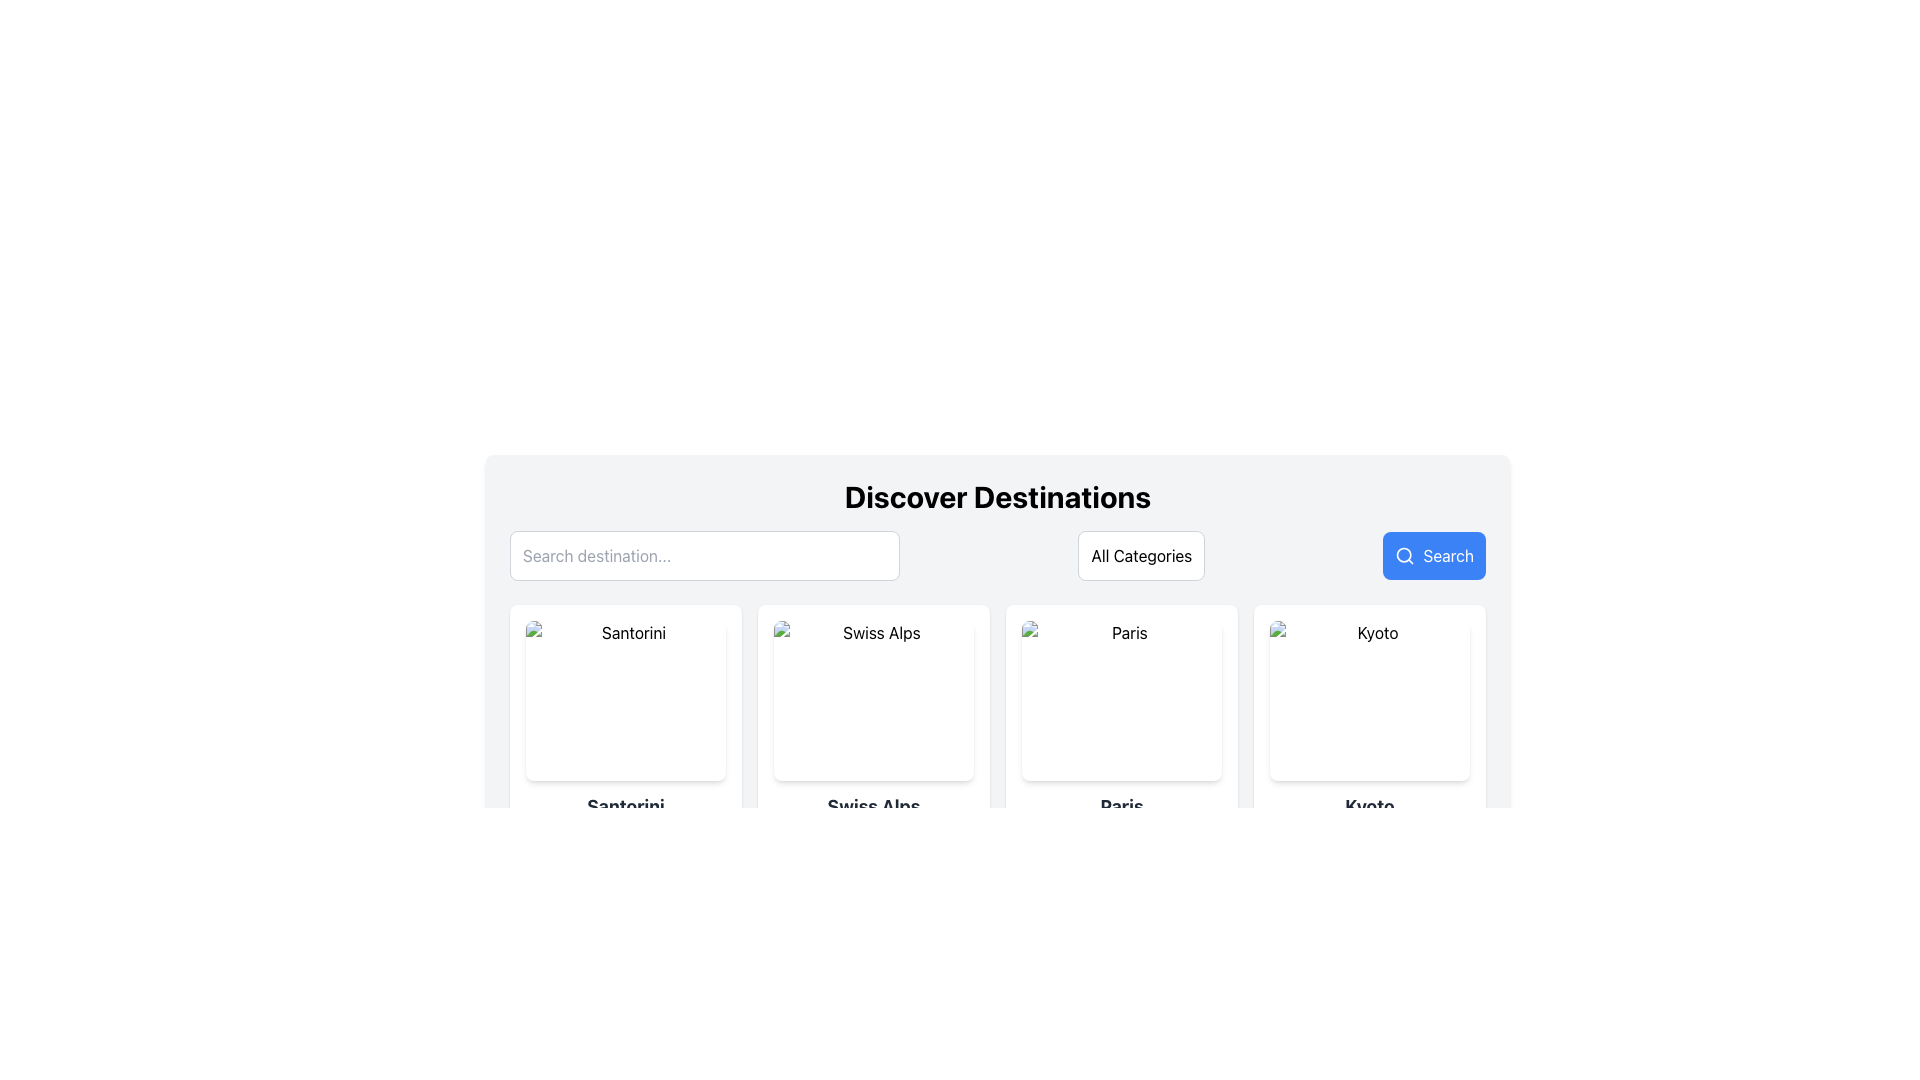 This screenshot has width=1920, height=1080. I want to click on the text label 'Kyoto', which is located at the bottom center of the fourth card in a row of cards, positioned directly below an image, so click(1368, 805).